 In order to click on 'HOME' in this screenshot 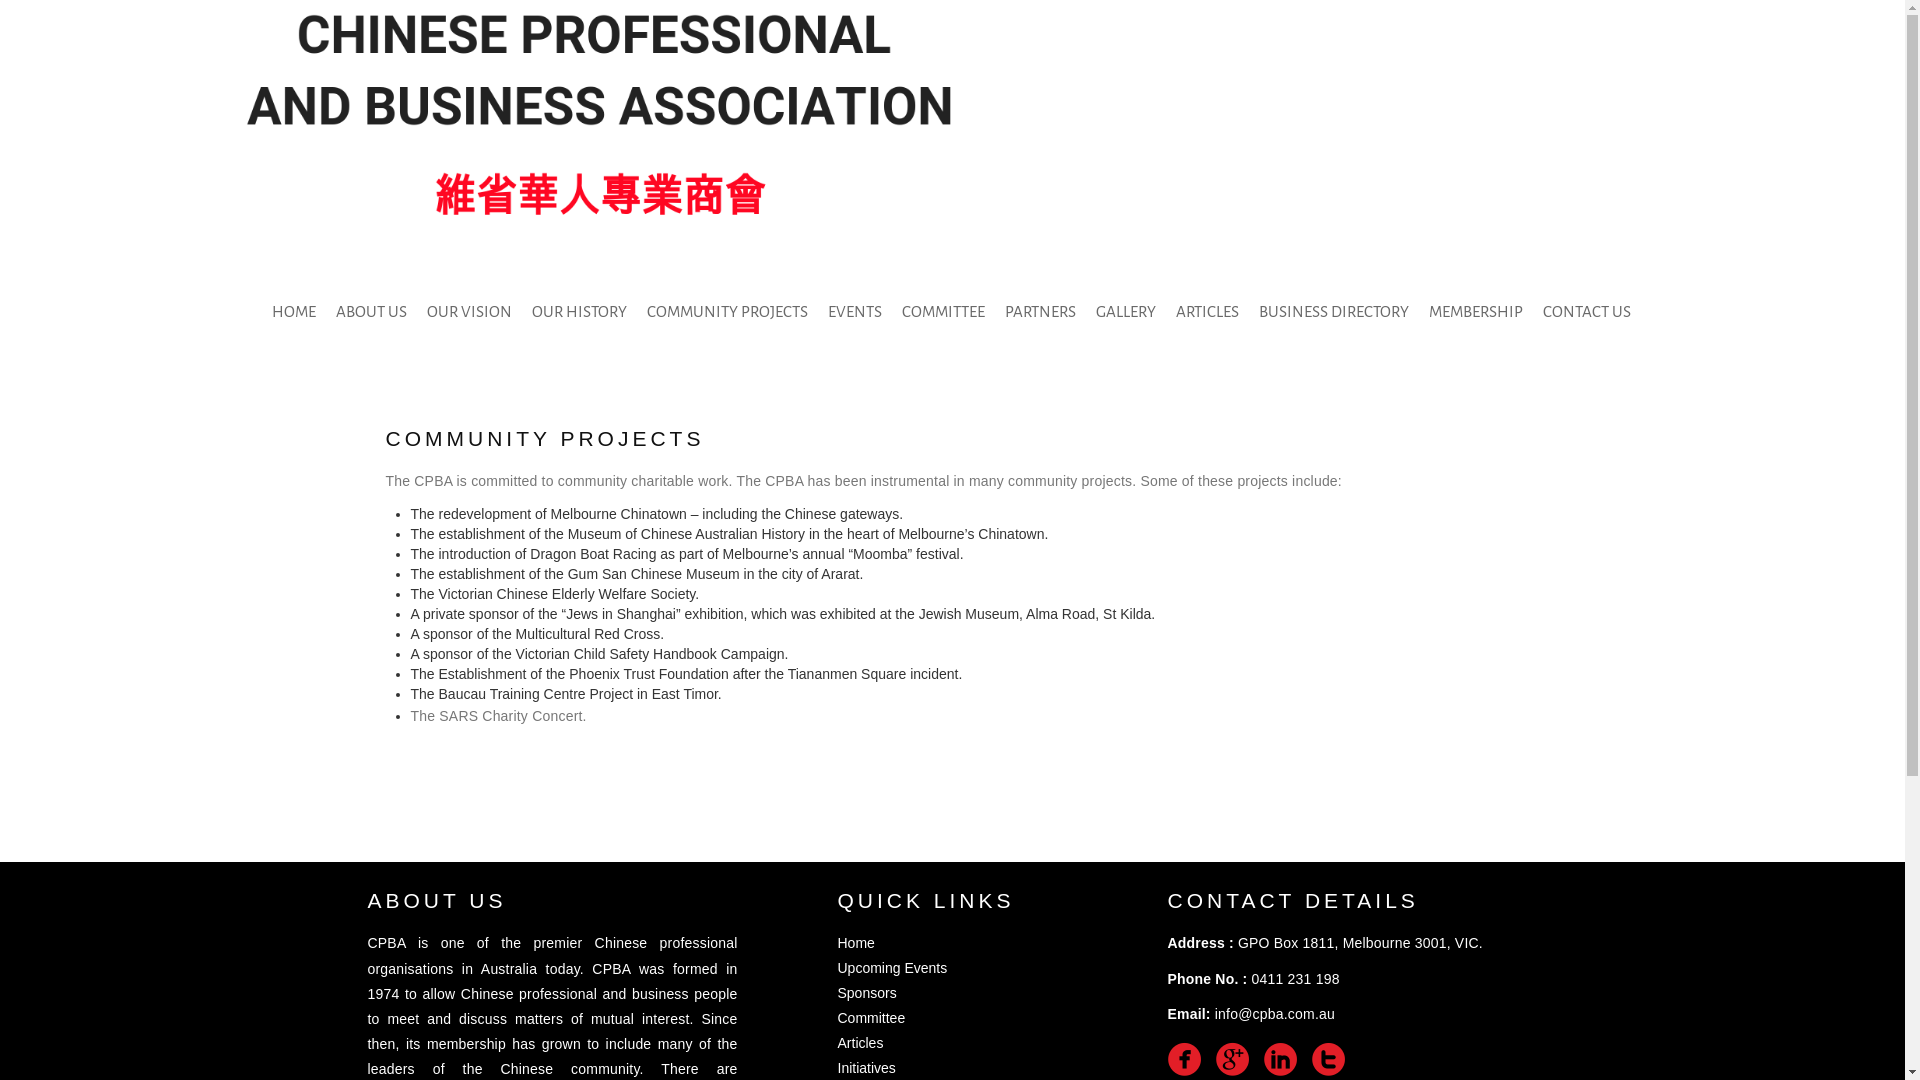, I will do `click(261, 312)`.